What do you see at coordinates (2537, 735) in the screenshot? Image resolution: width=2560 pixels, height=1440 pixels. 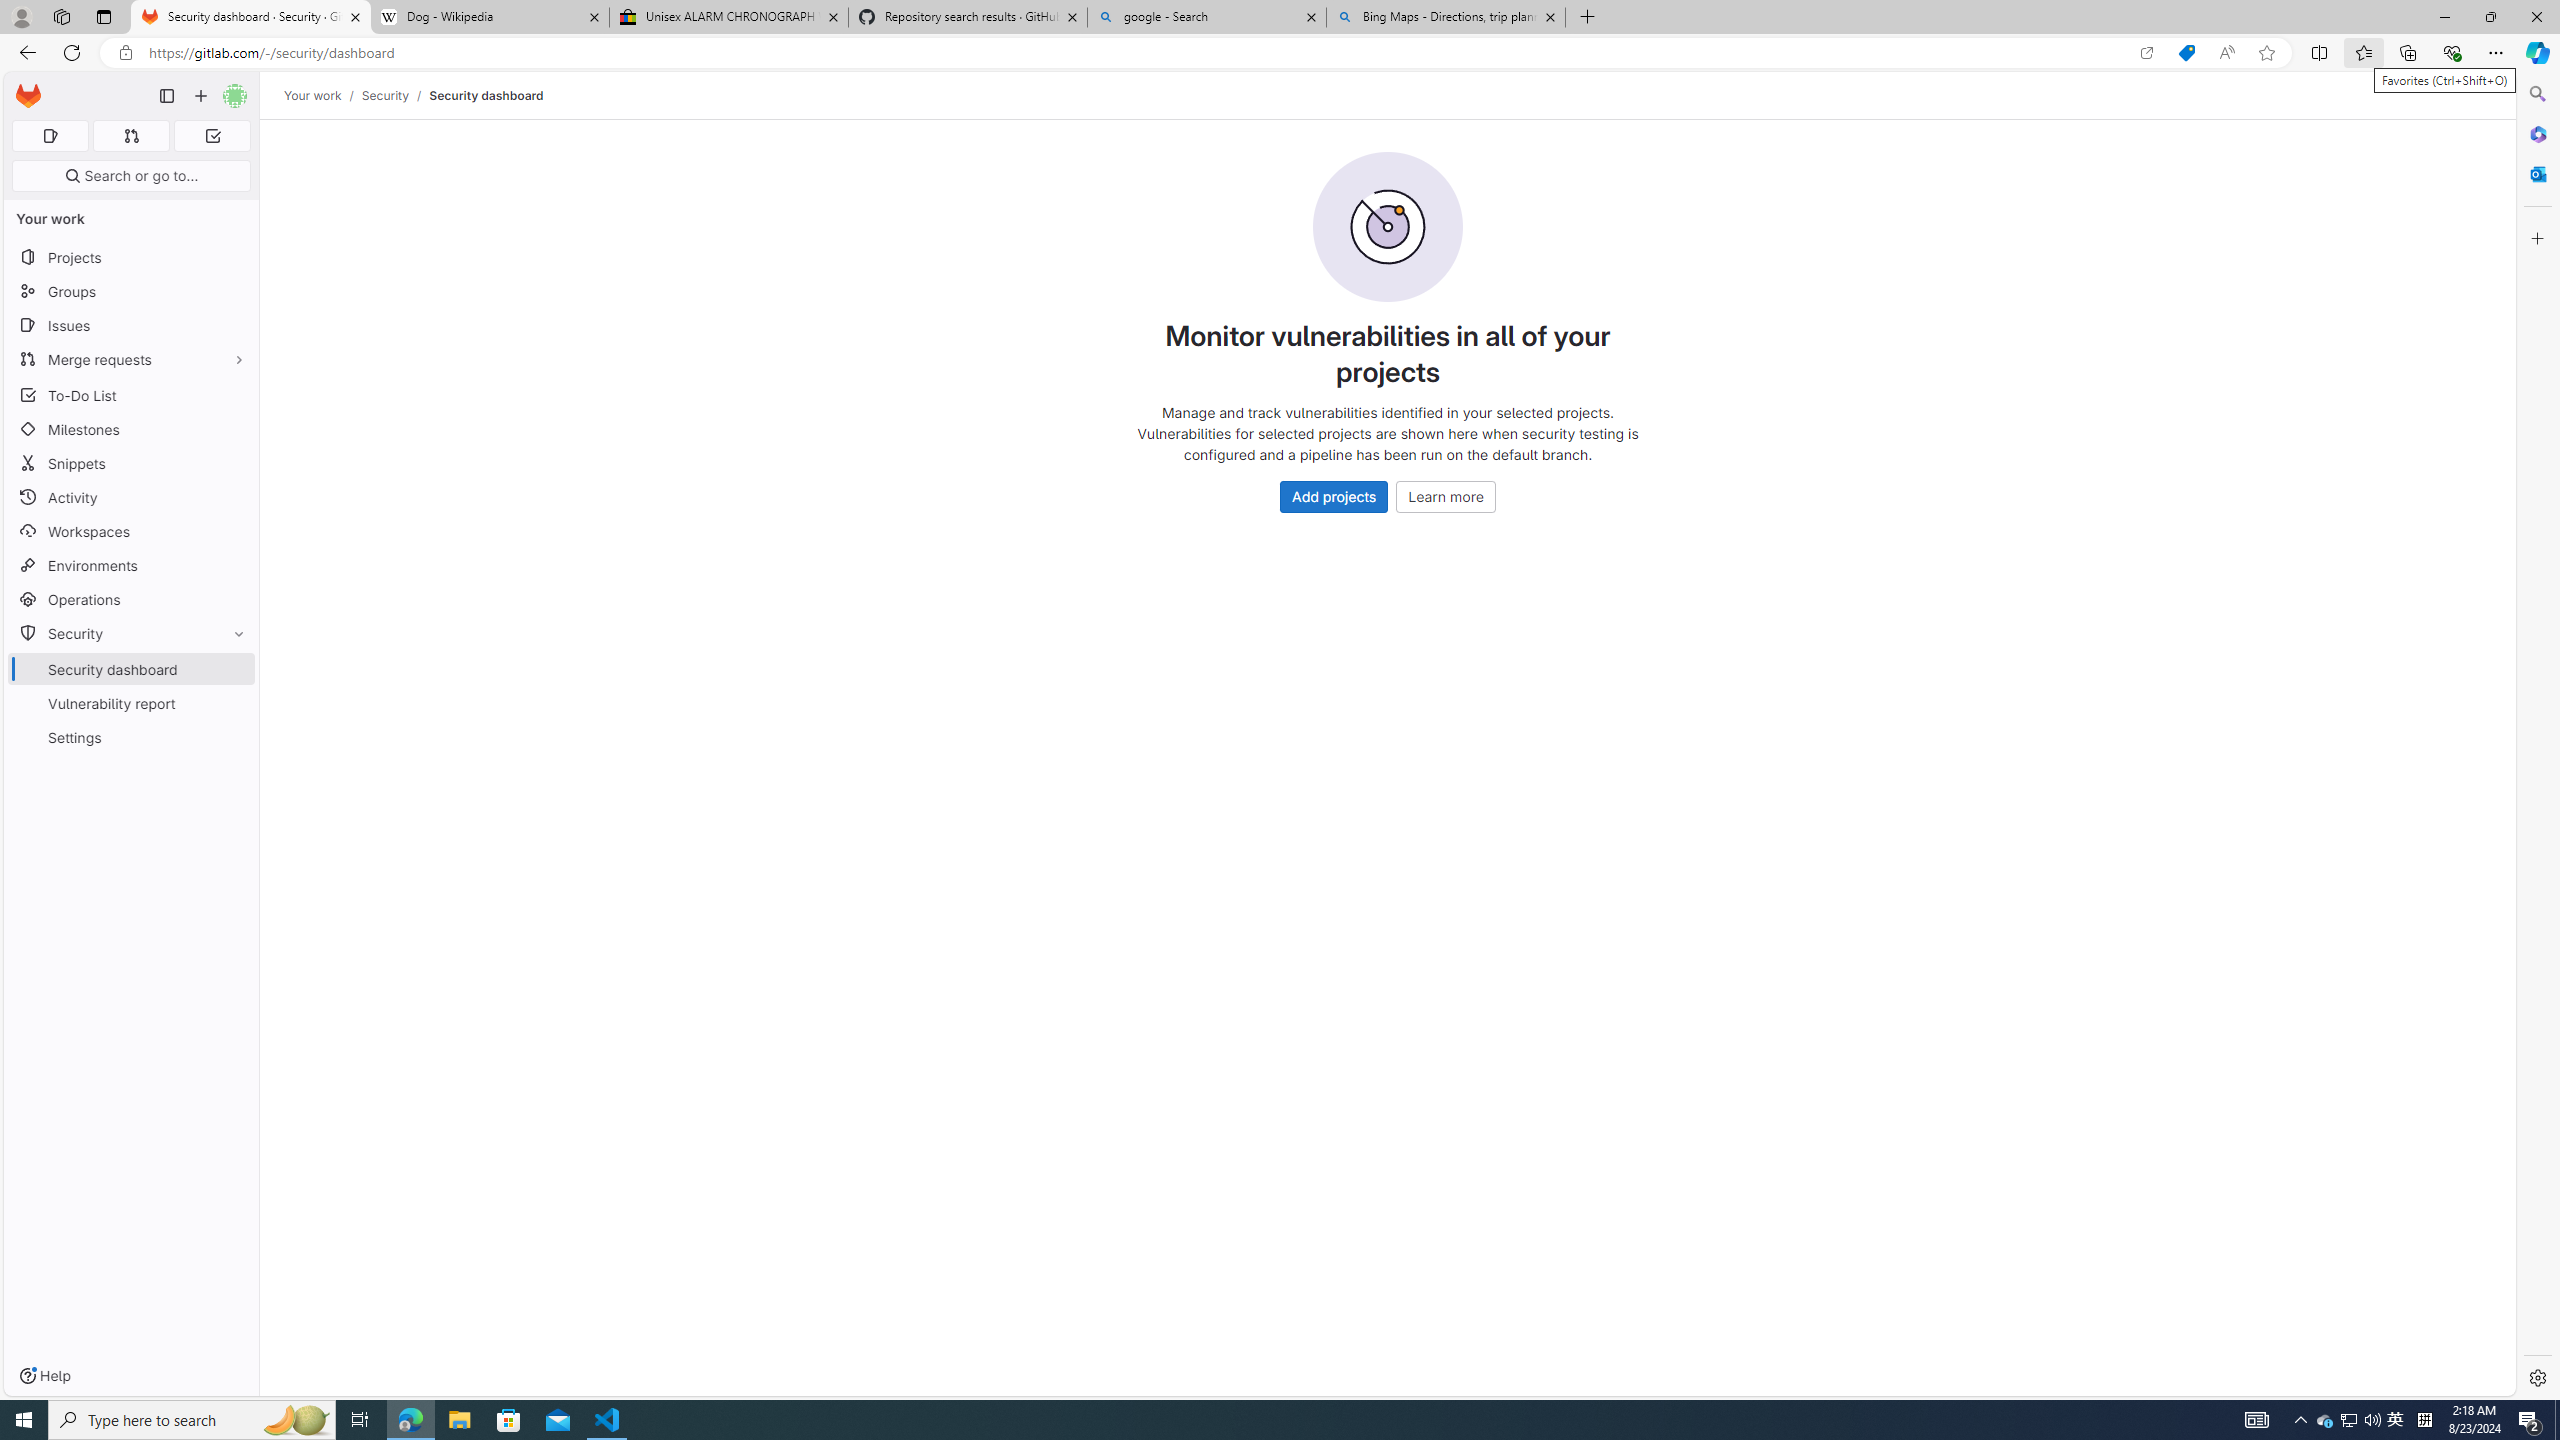 I see `'Side bar'` at bounding box center [2537, 735].